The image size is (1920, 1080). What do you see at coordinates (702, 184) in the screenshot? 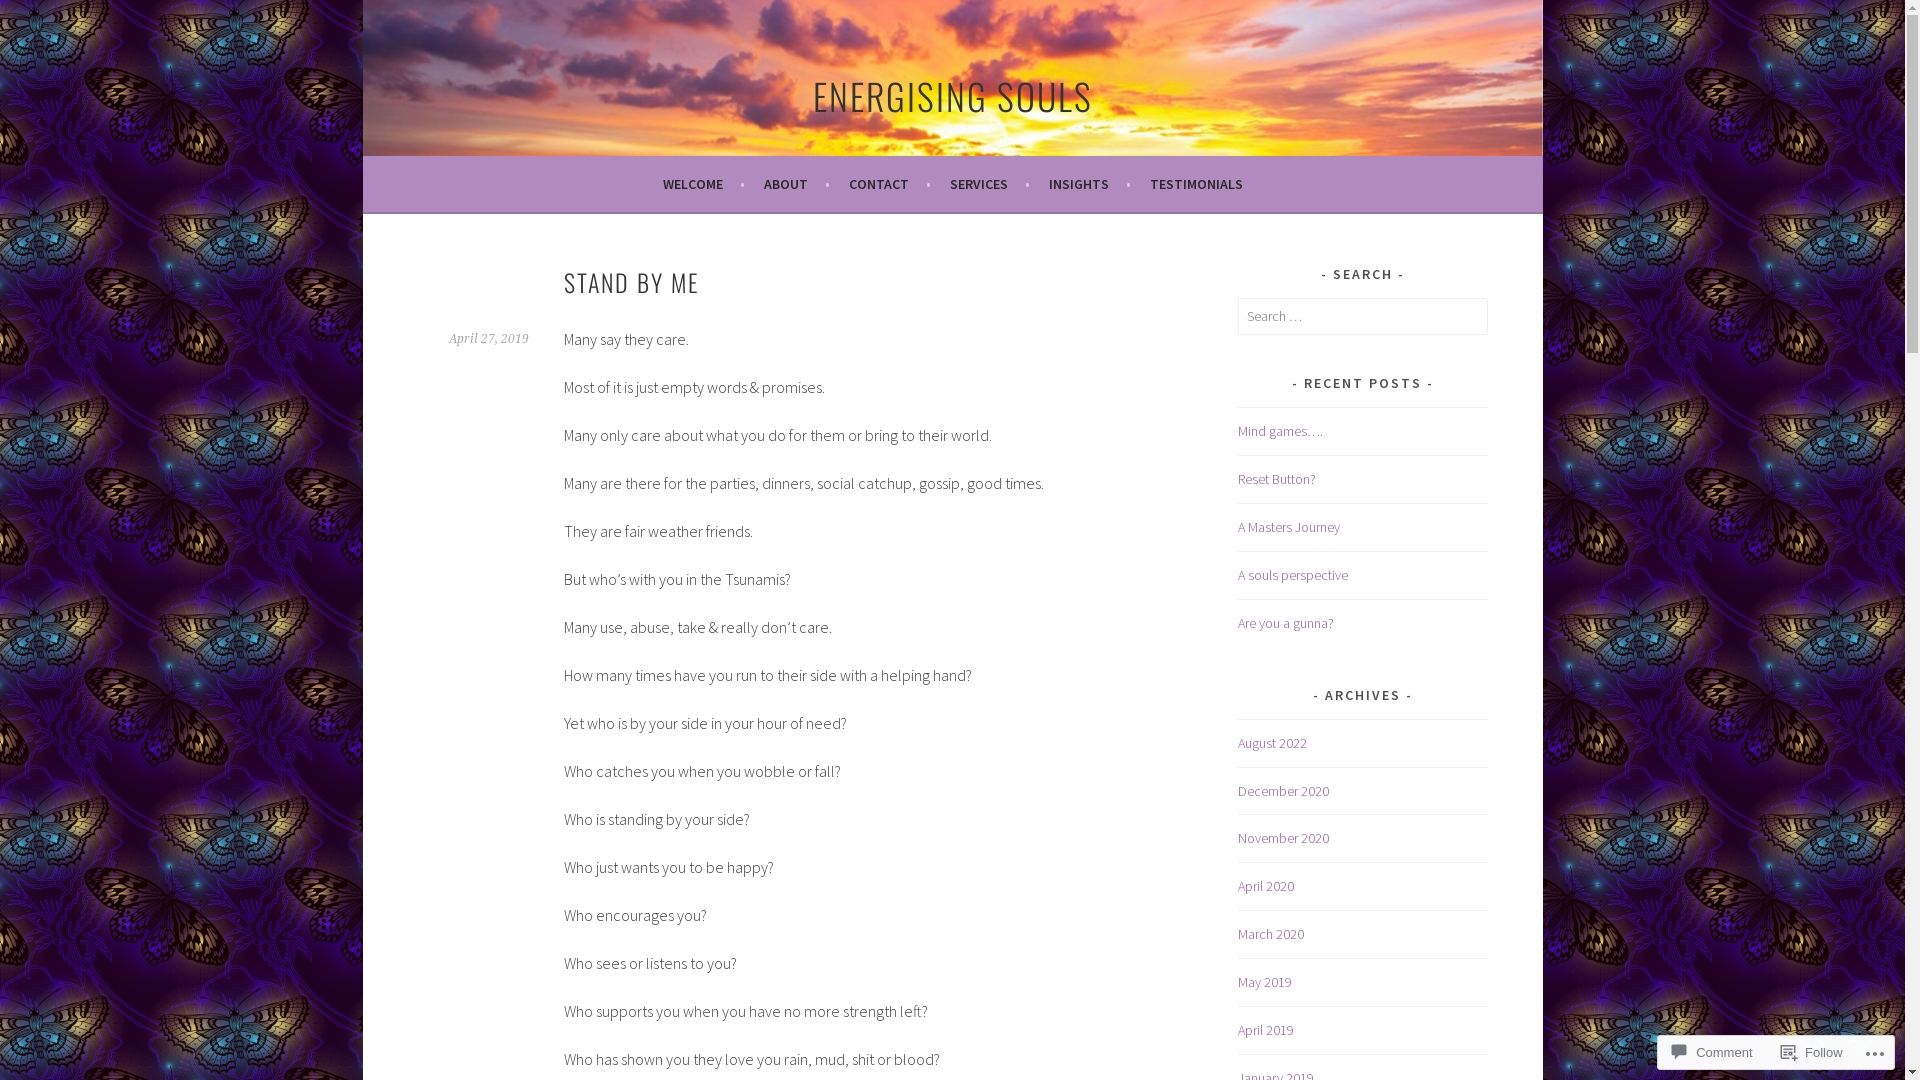
I see `'WELCOME'` at bounding box center [702, 184].